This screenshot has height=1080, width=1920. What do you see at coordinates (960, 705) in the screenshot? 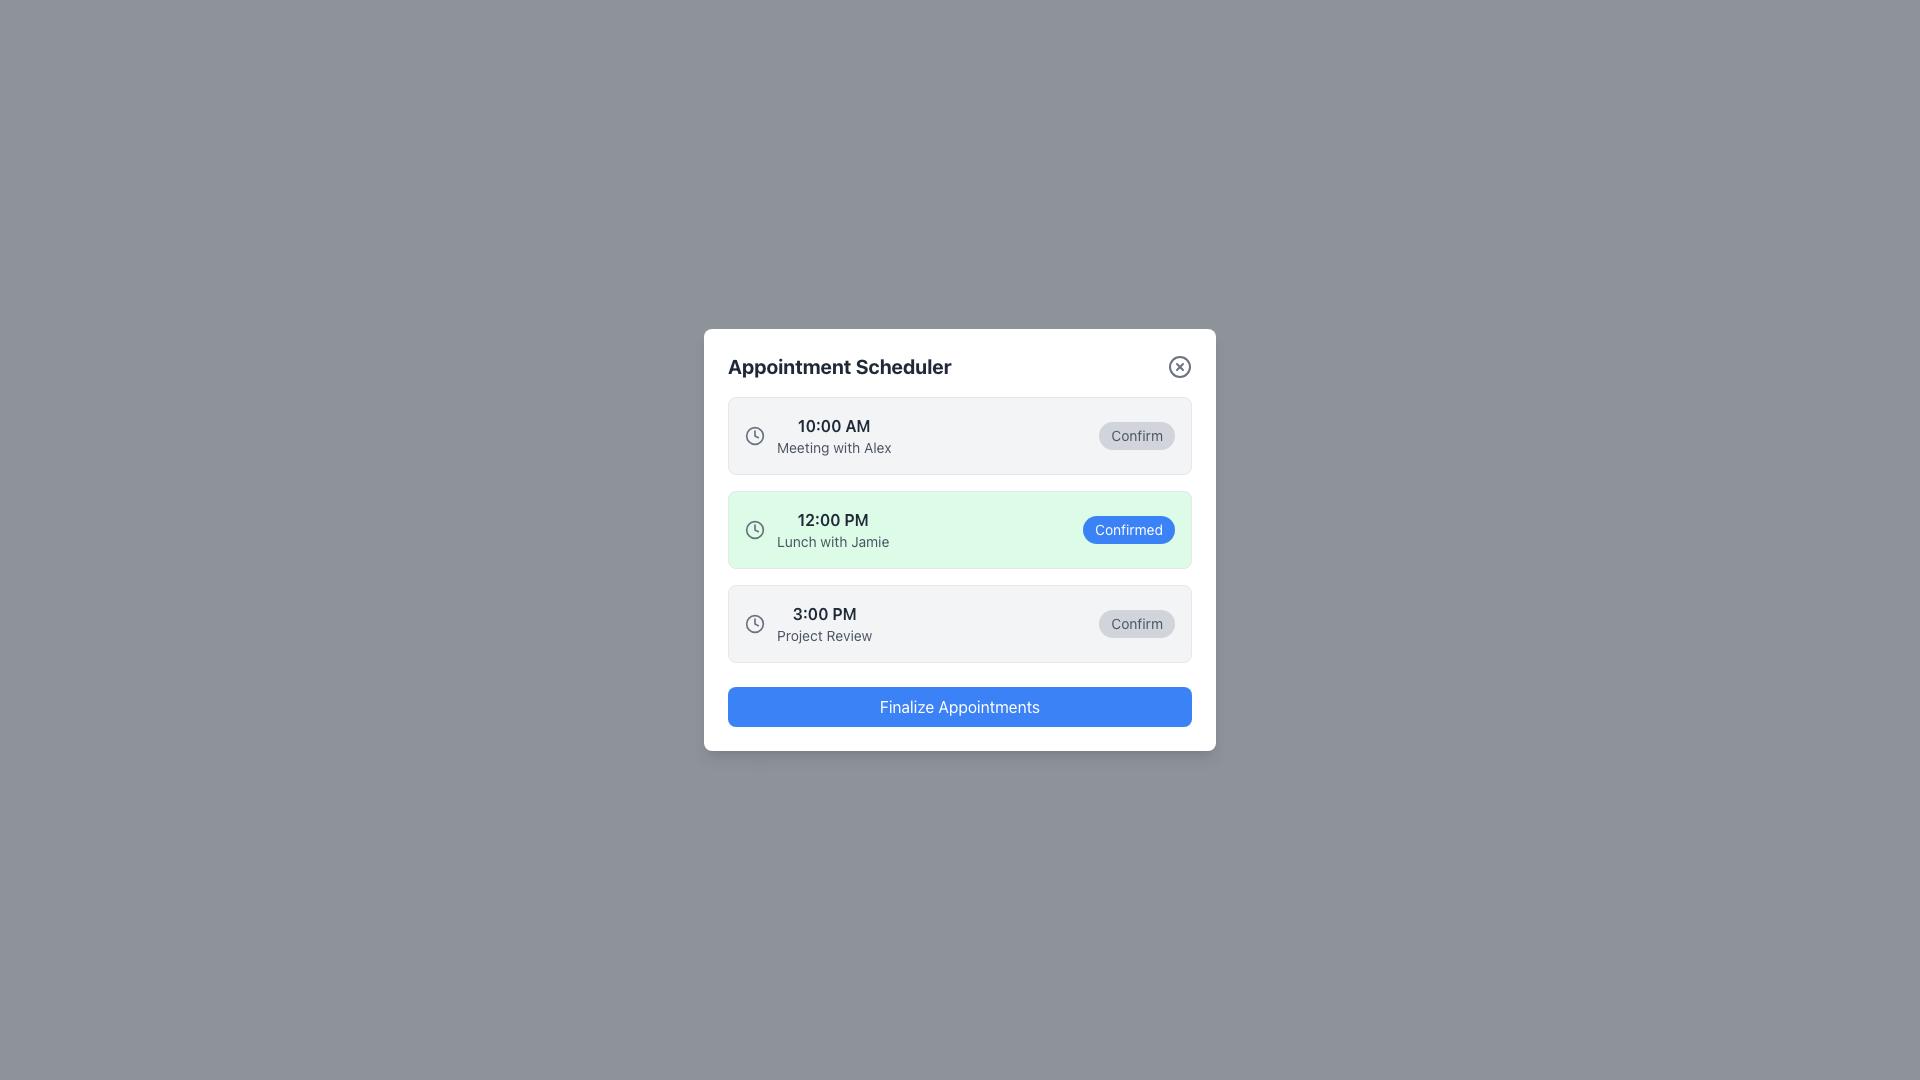
I see `the large rectangular button with a bright blue background and white text reading 'Finalize Appointments' located at the bottom of the Appointment Scheduler interface to finalize all appointments` at bounding box center [960, 705].